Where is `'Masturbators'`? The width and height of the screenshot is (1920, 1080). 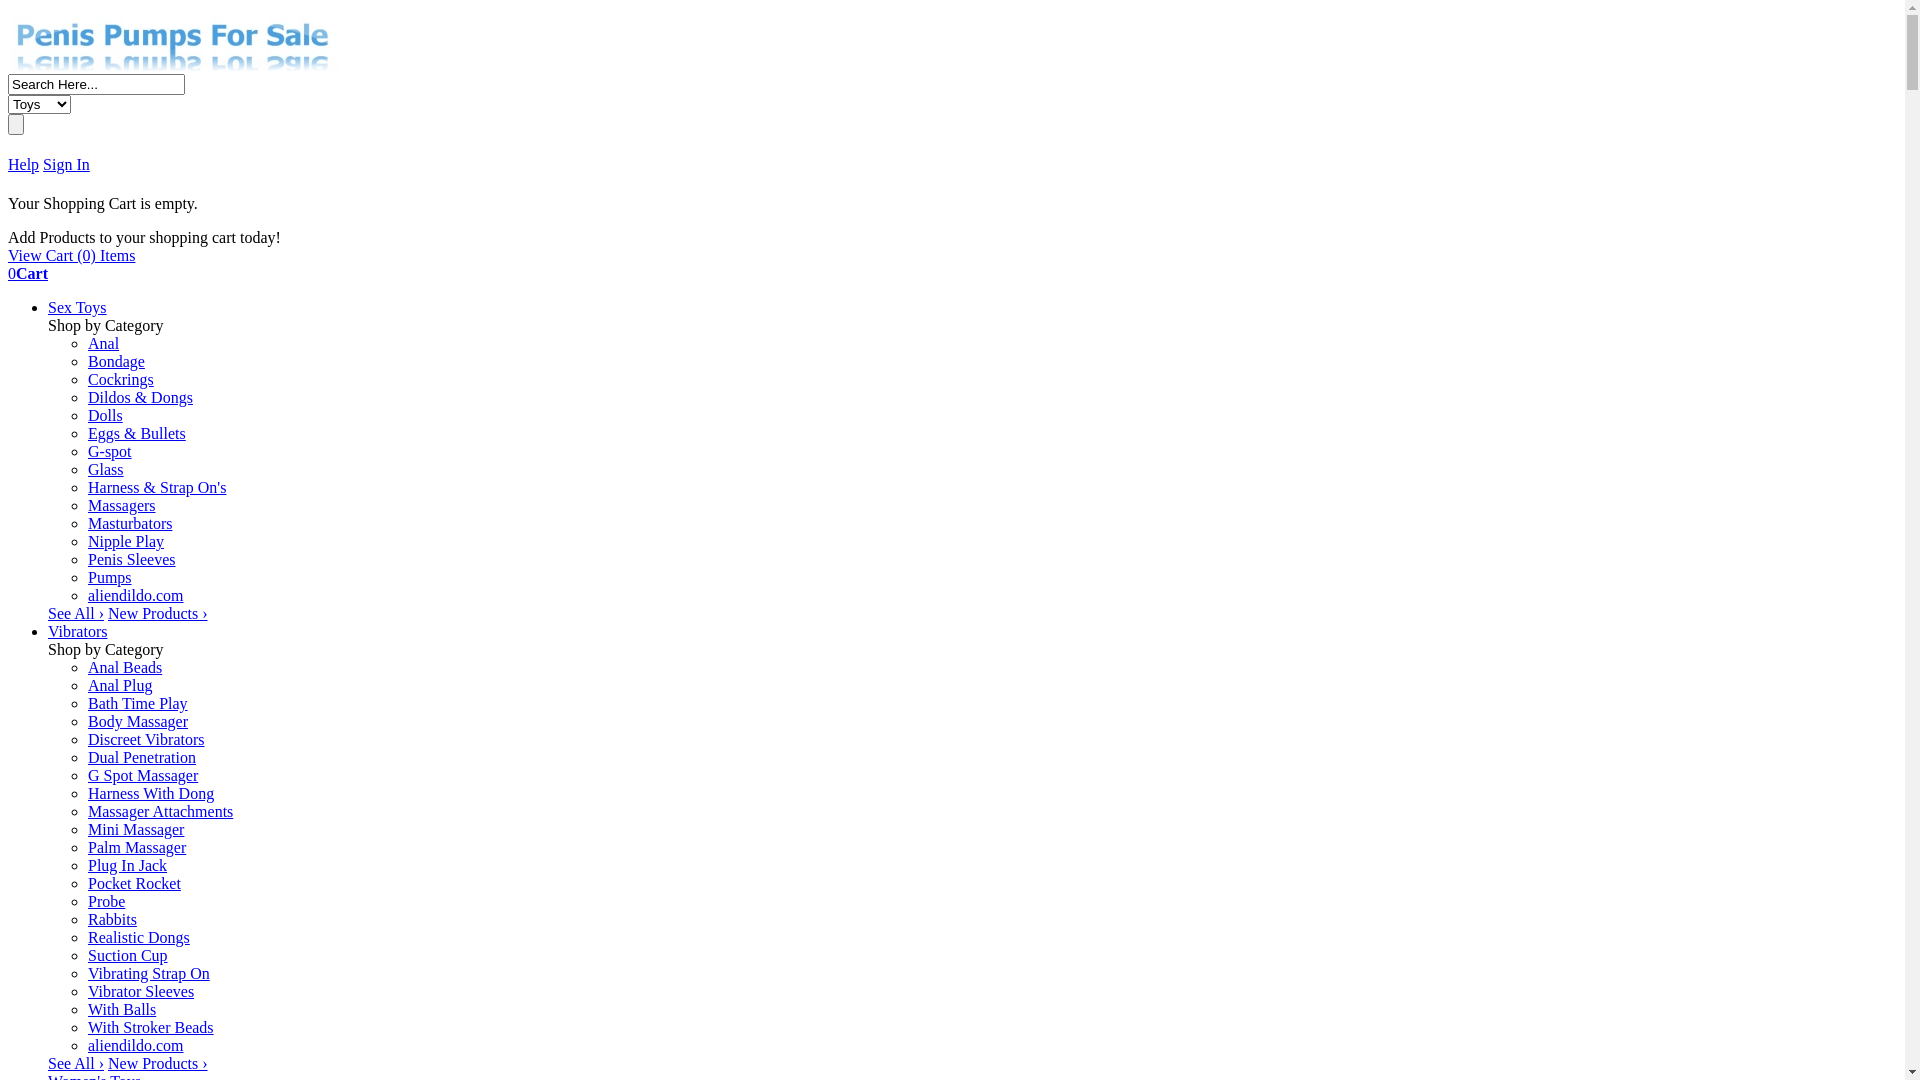 'Masturbators' is located at coordinates (128, 522).